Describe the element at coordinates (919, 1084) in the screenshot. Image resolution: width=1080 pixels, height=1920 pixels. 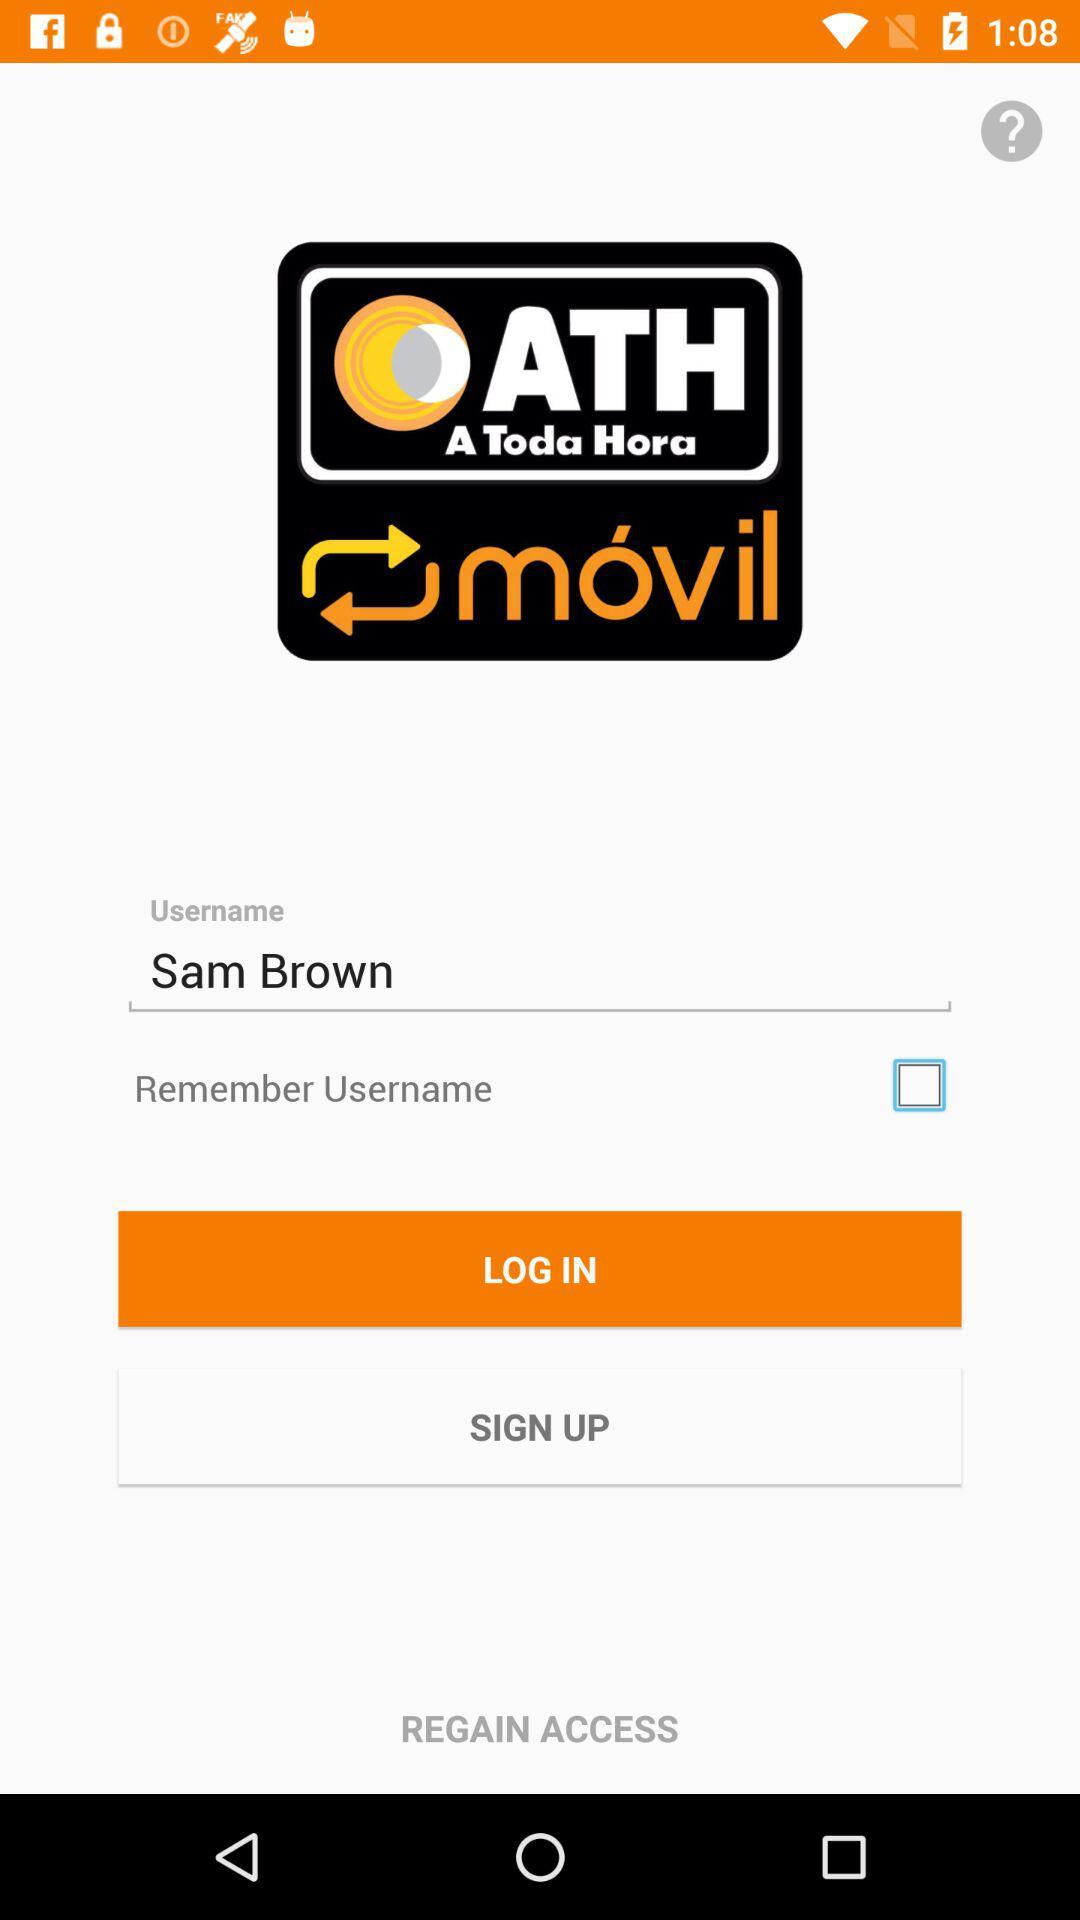
I see `the icon on the right` at that location.